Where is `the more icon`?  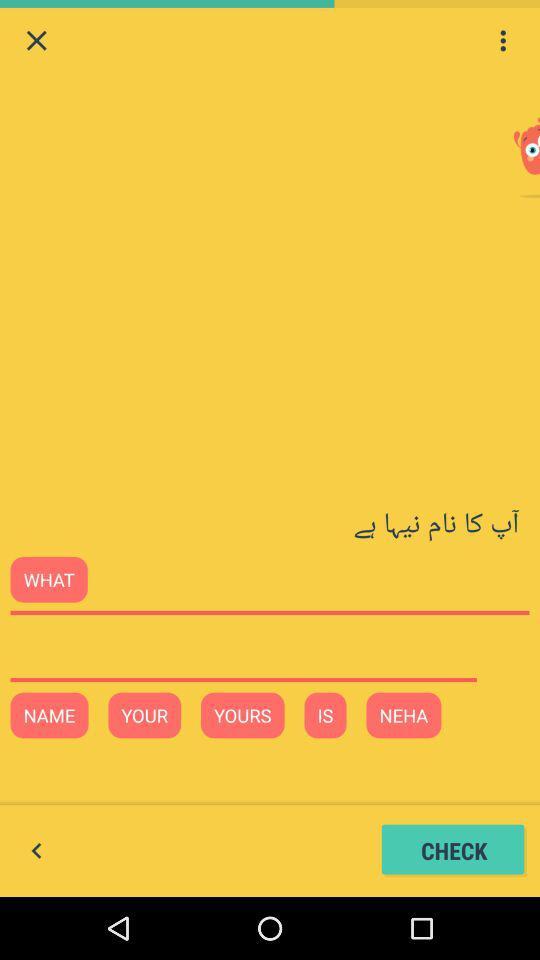
the more icon is located at coordinates (502, 42).